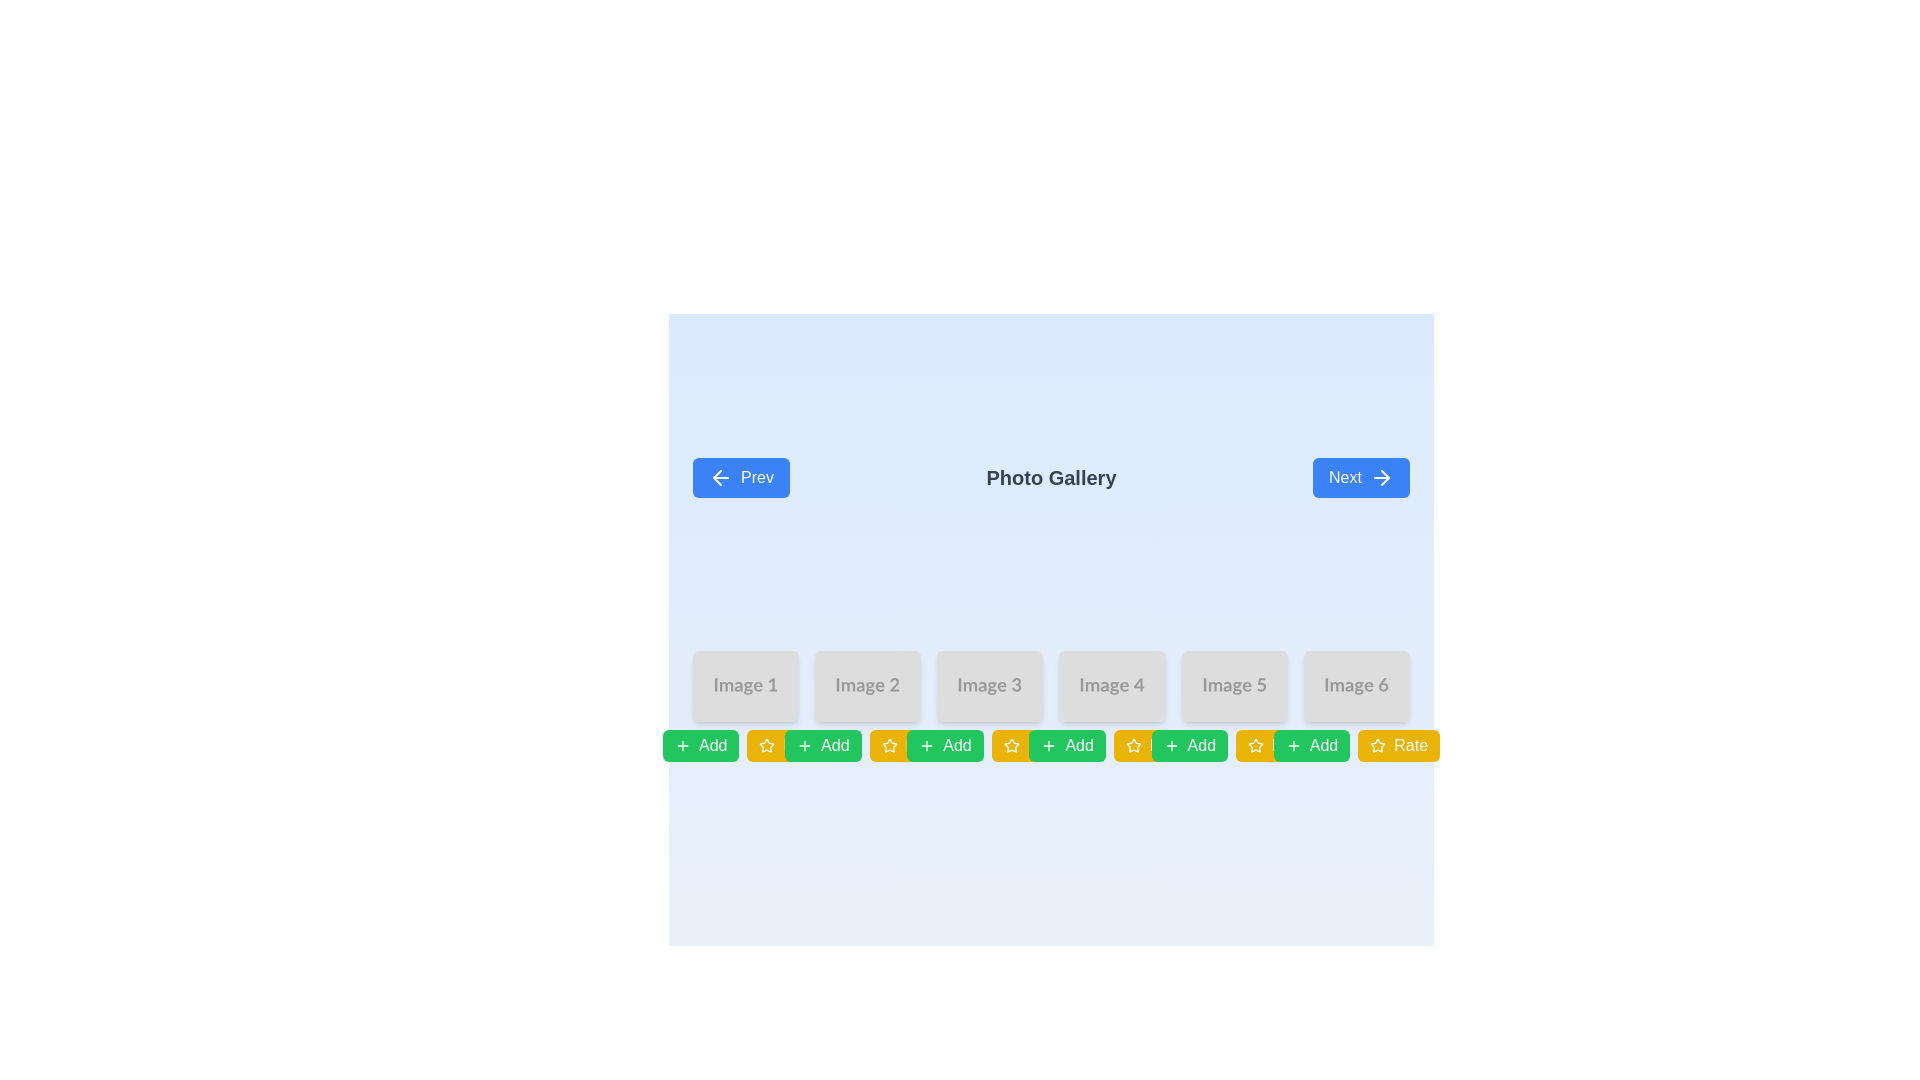  I want to click on the icon located below the fifth image slot titled 'Image 5' to trigger the associated behavior for adding content, so click(1171, 745).